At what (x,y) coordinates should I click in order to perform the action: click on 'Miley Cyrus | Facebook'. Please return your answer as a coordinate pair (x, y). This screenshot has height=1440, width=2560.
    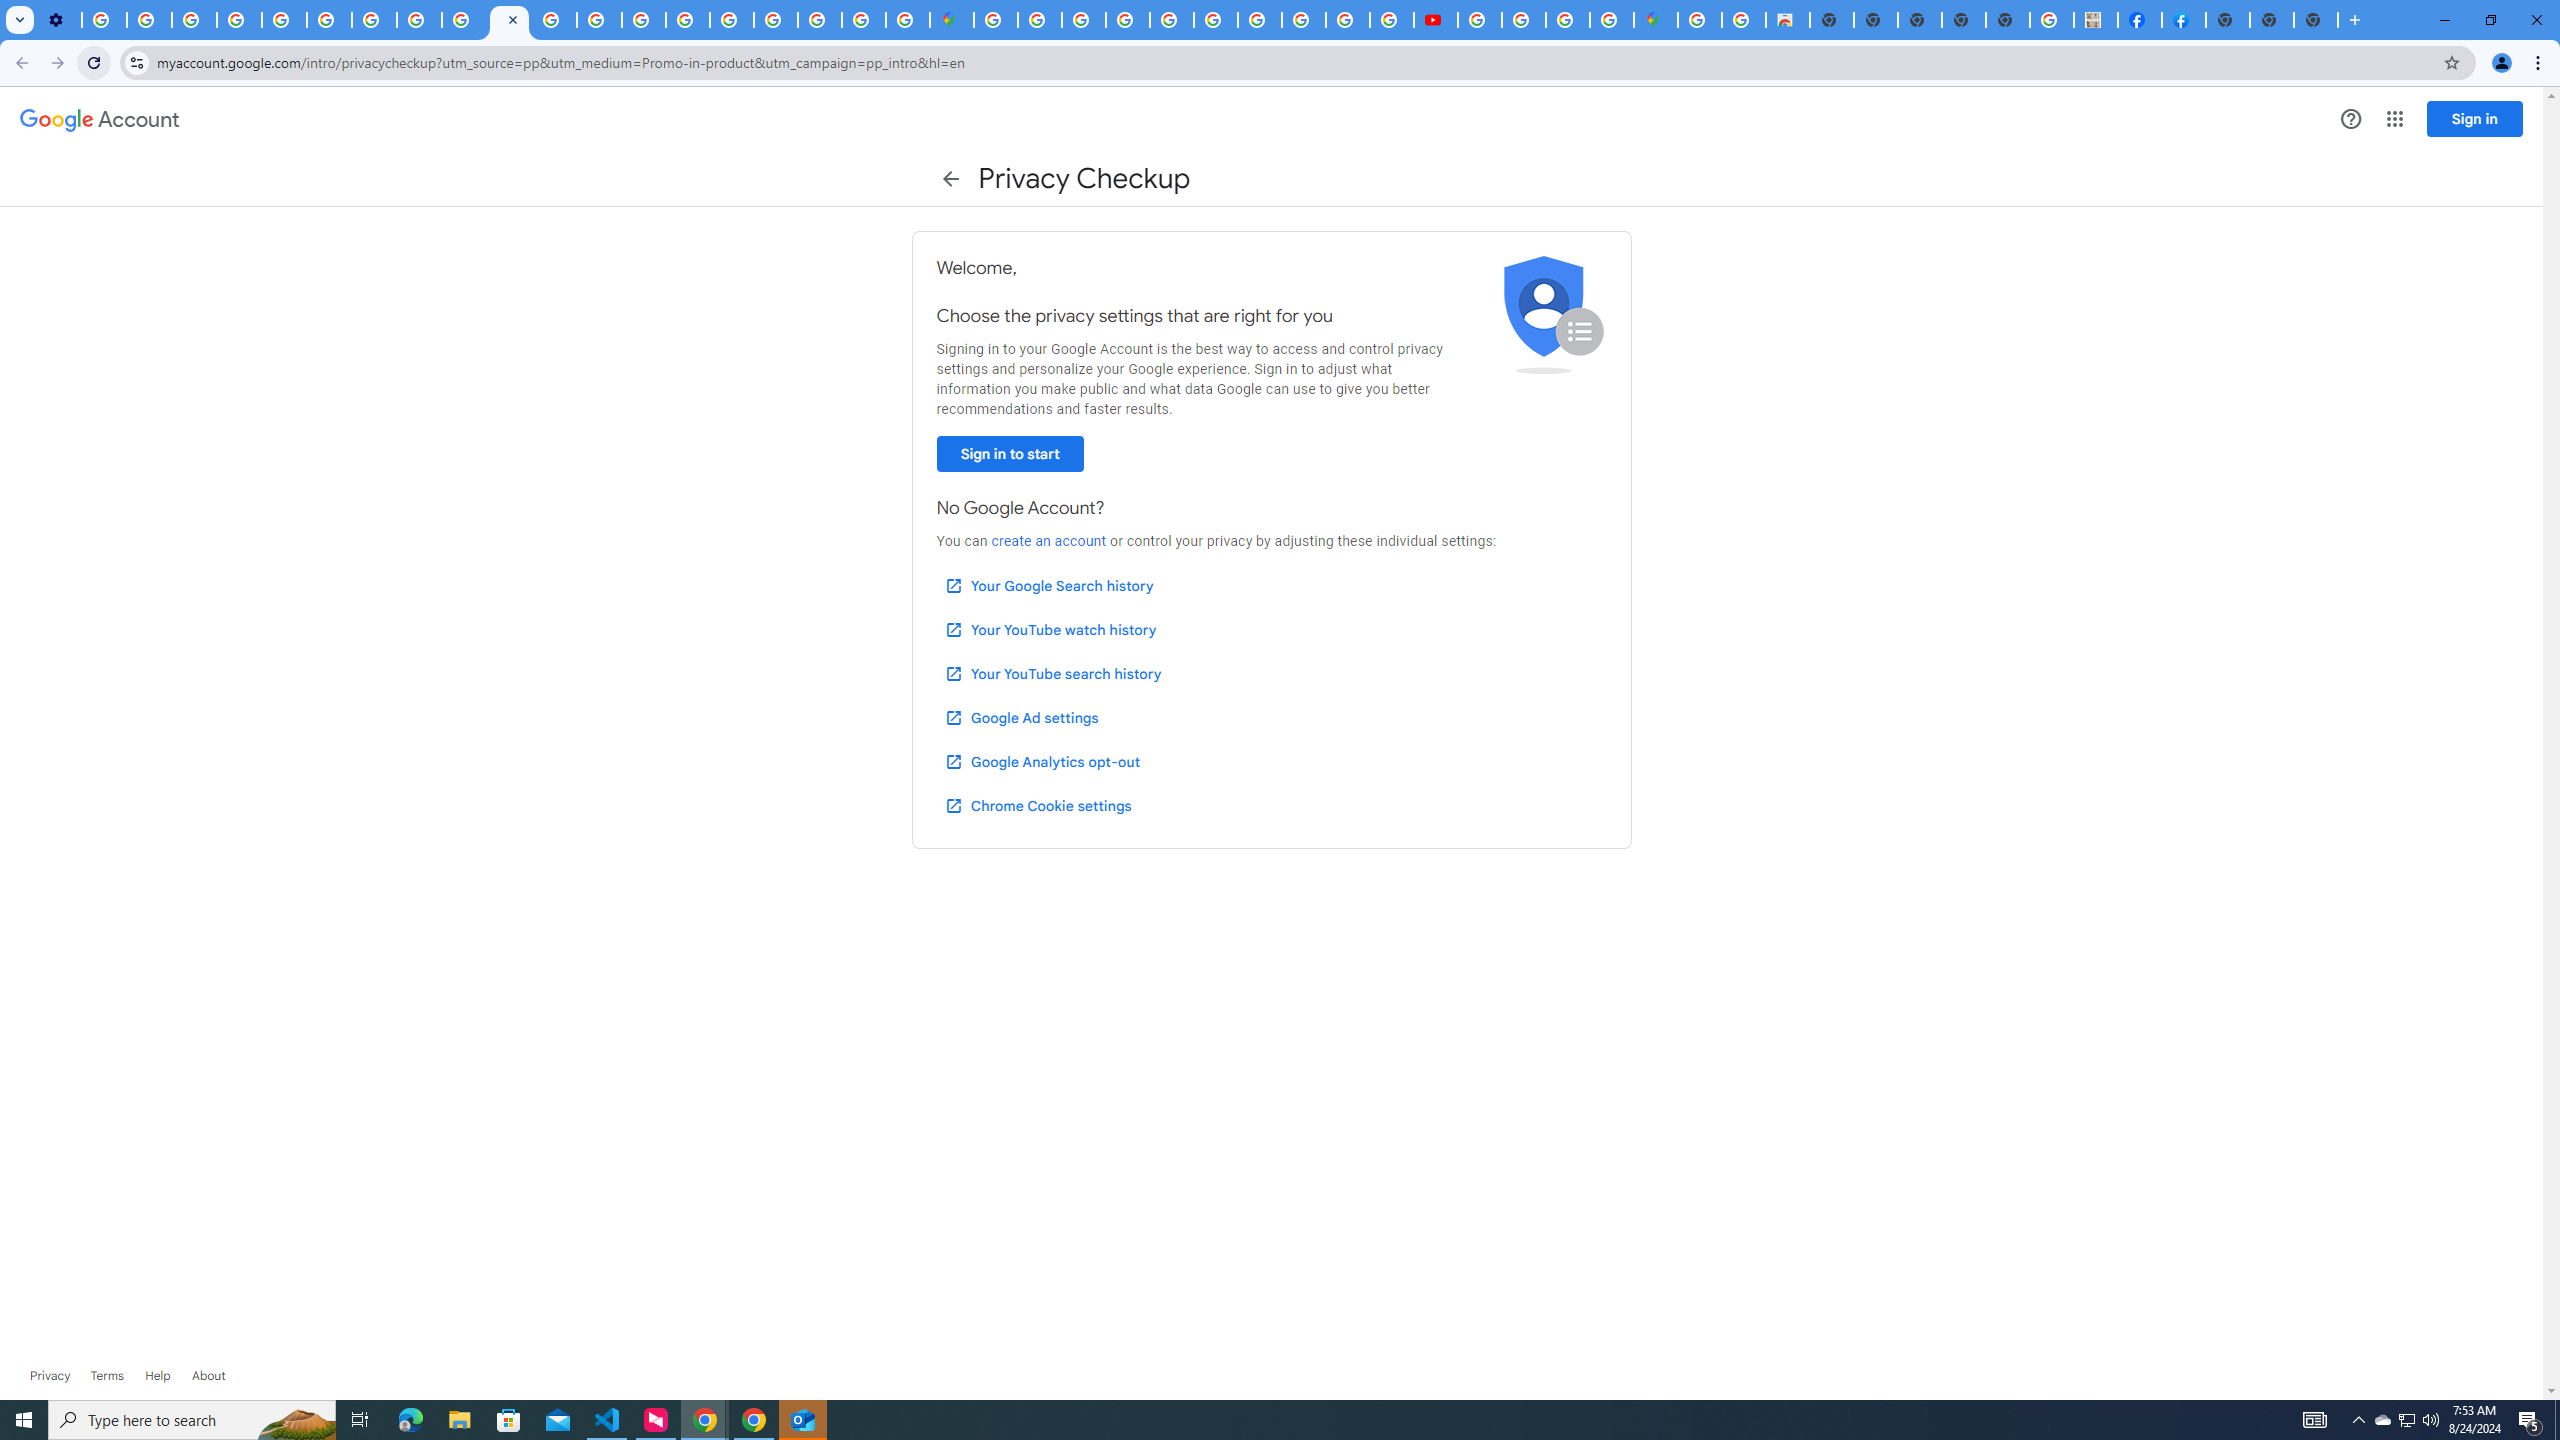
    Looking at the image, I should click on (2140, 19).